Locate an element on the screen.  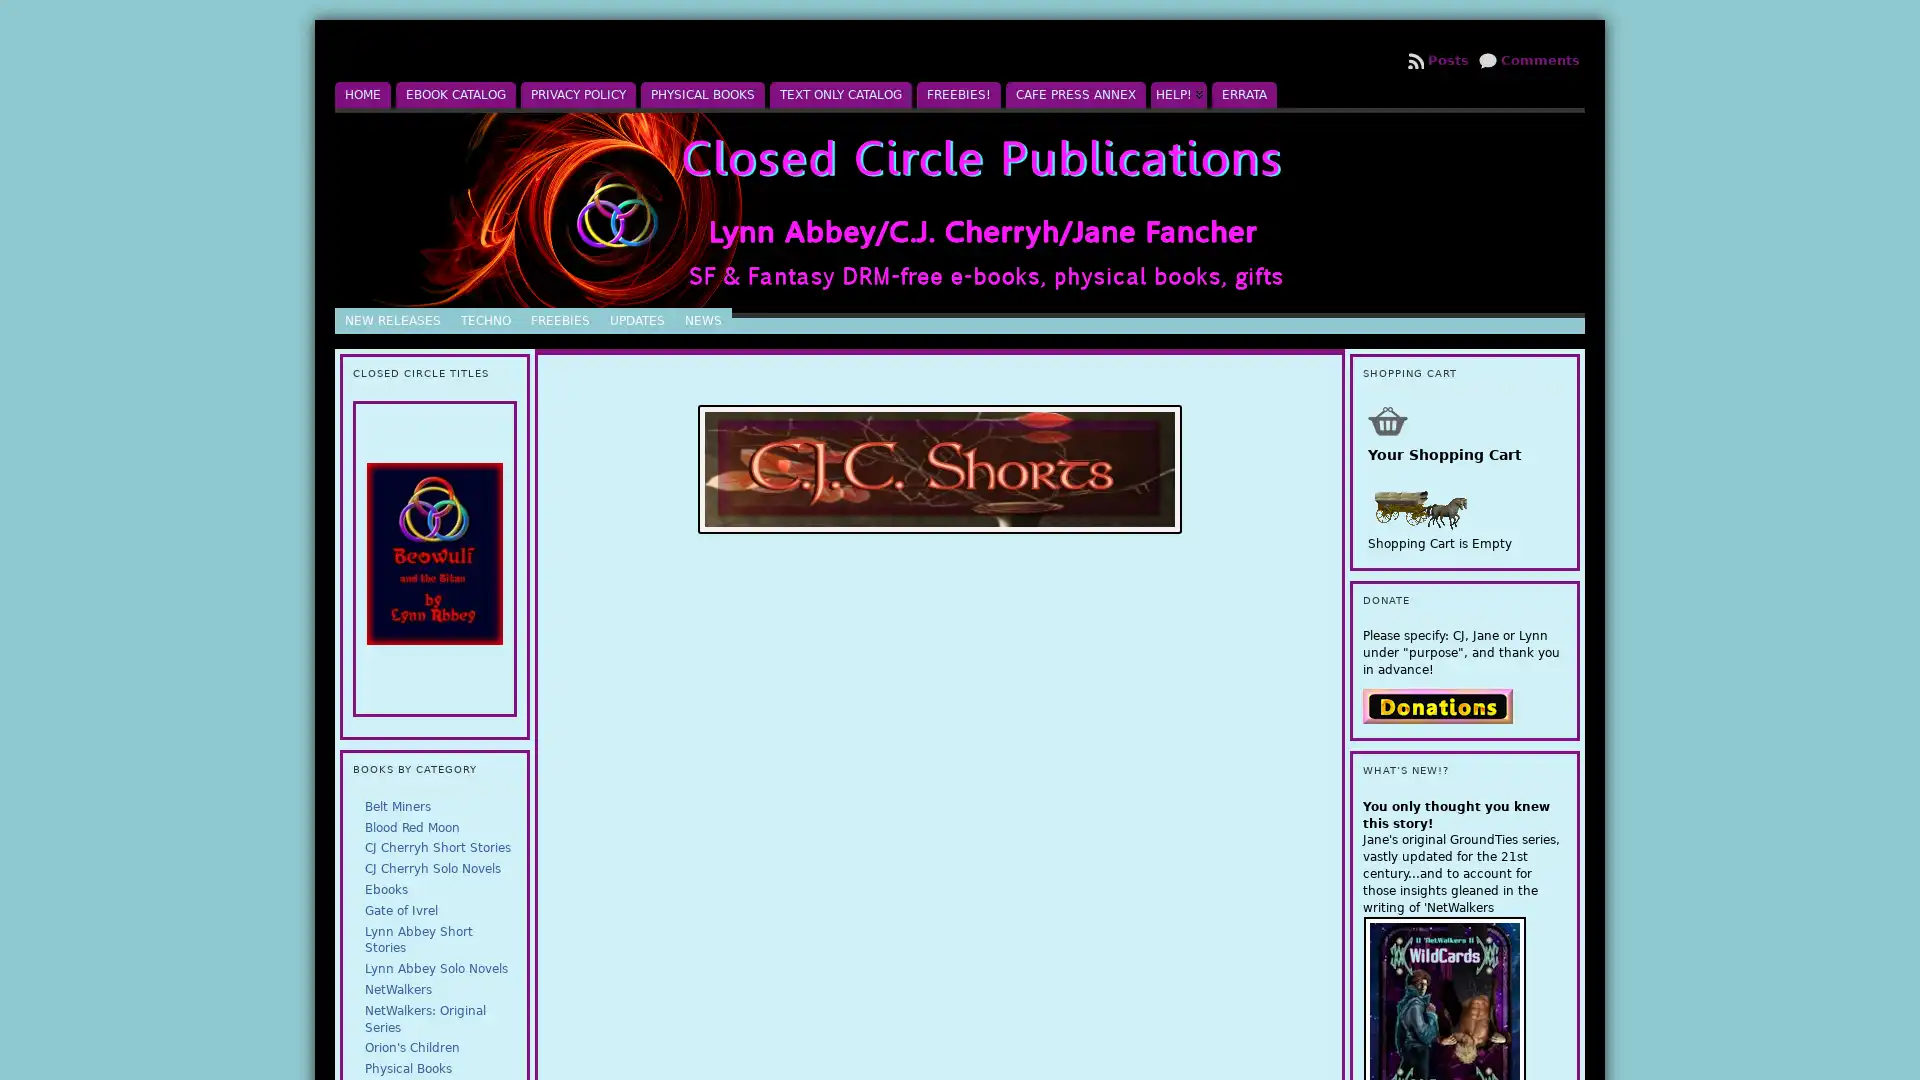
PayPal - The safer, easier way to pay online. is located at coordinates (1435, 704).